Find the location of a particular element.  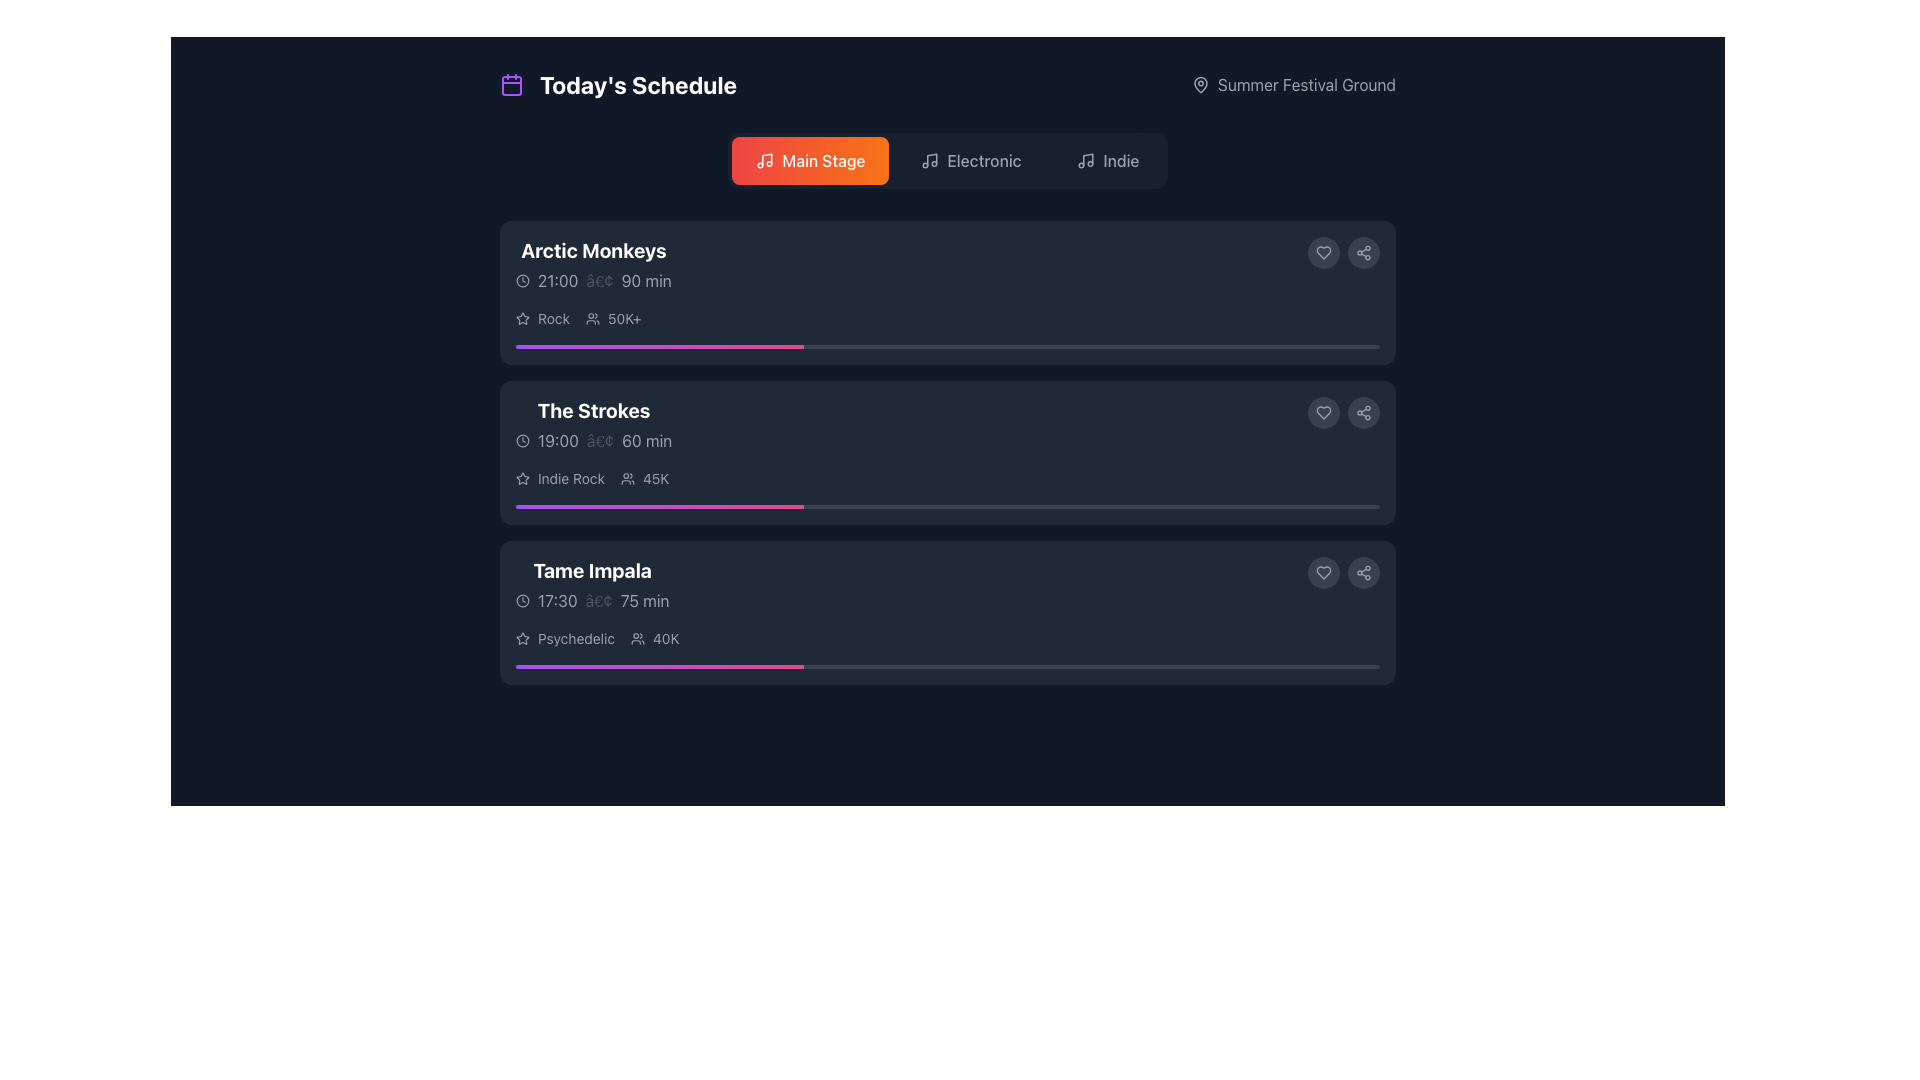

the Action group containing two circular buttons, the left button with a heart icon and the right button with a share icon, located in the rightmost section of 'The Strokes' in today's schedule is located at coordinates (1344, 411).